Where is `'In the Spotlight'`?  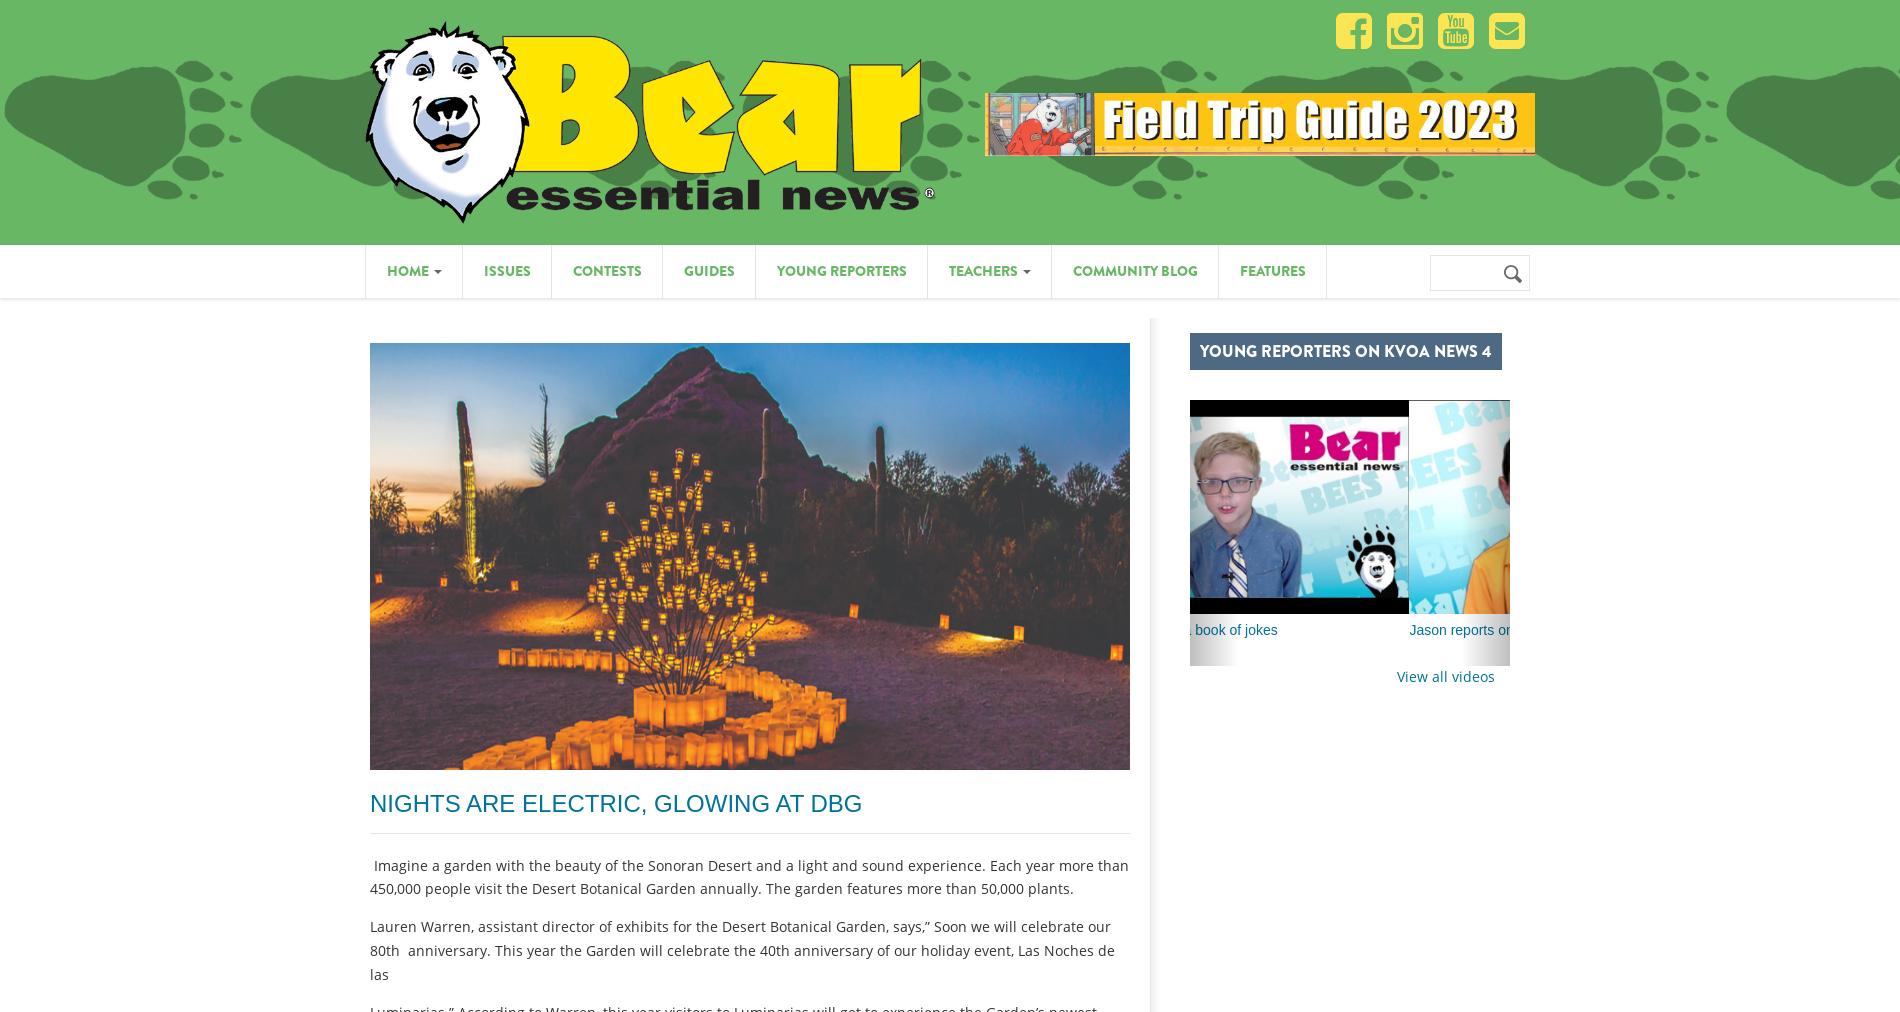
'In the Spotlight' is located at coordinates (1289, 190).